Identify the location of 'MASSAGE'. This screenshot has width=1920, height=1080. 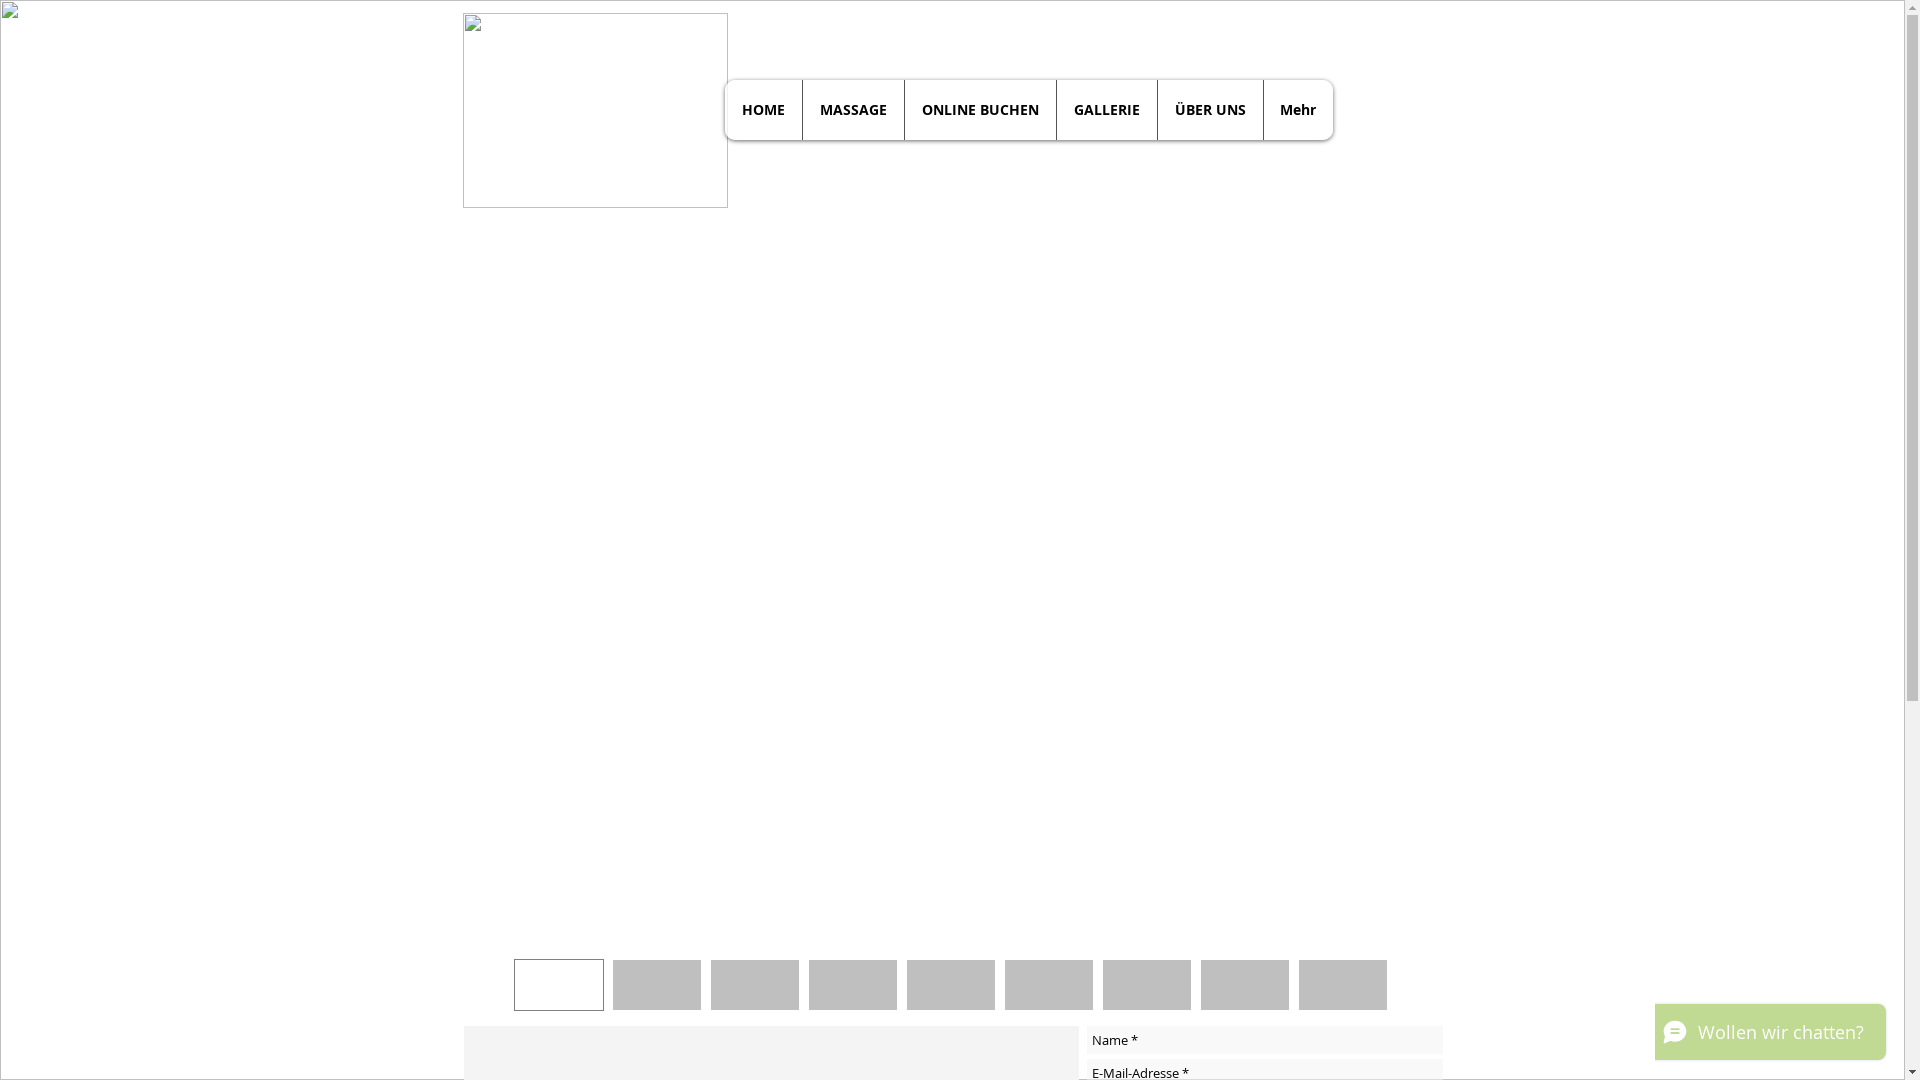
(853, 110).